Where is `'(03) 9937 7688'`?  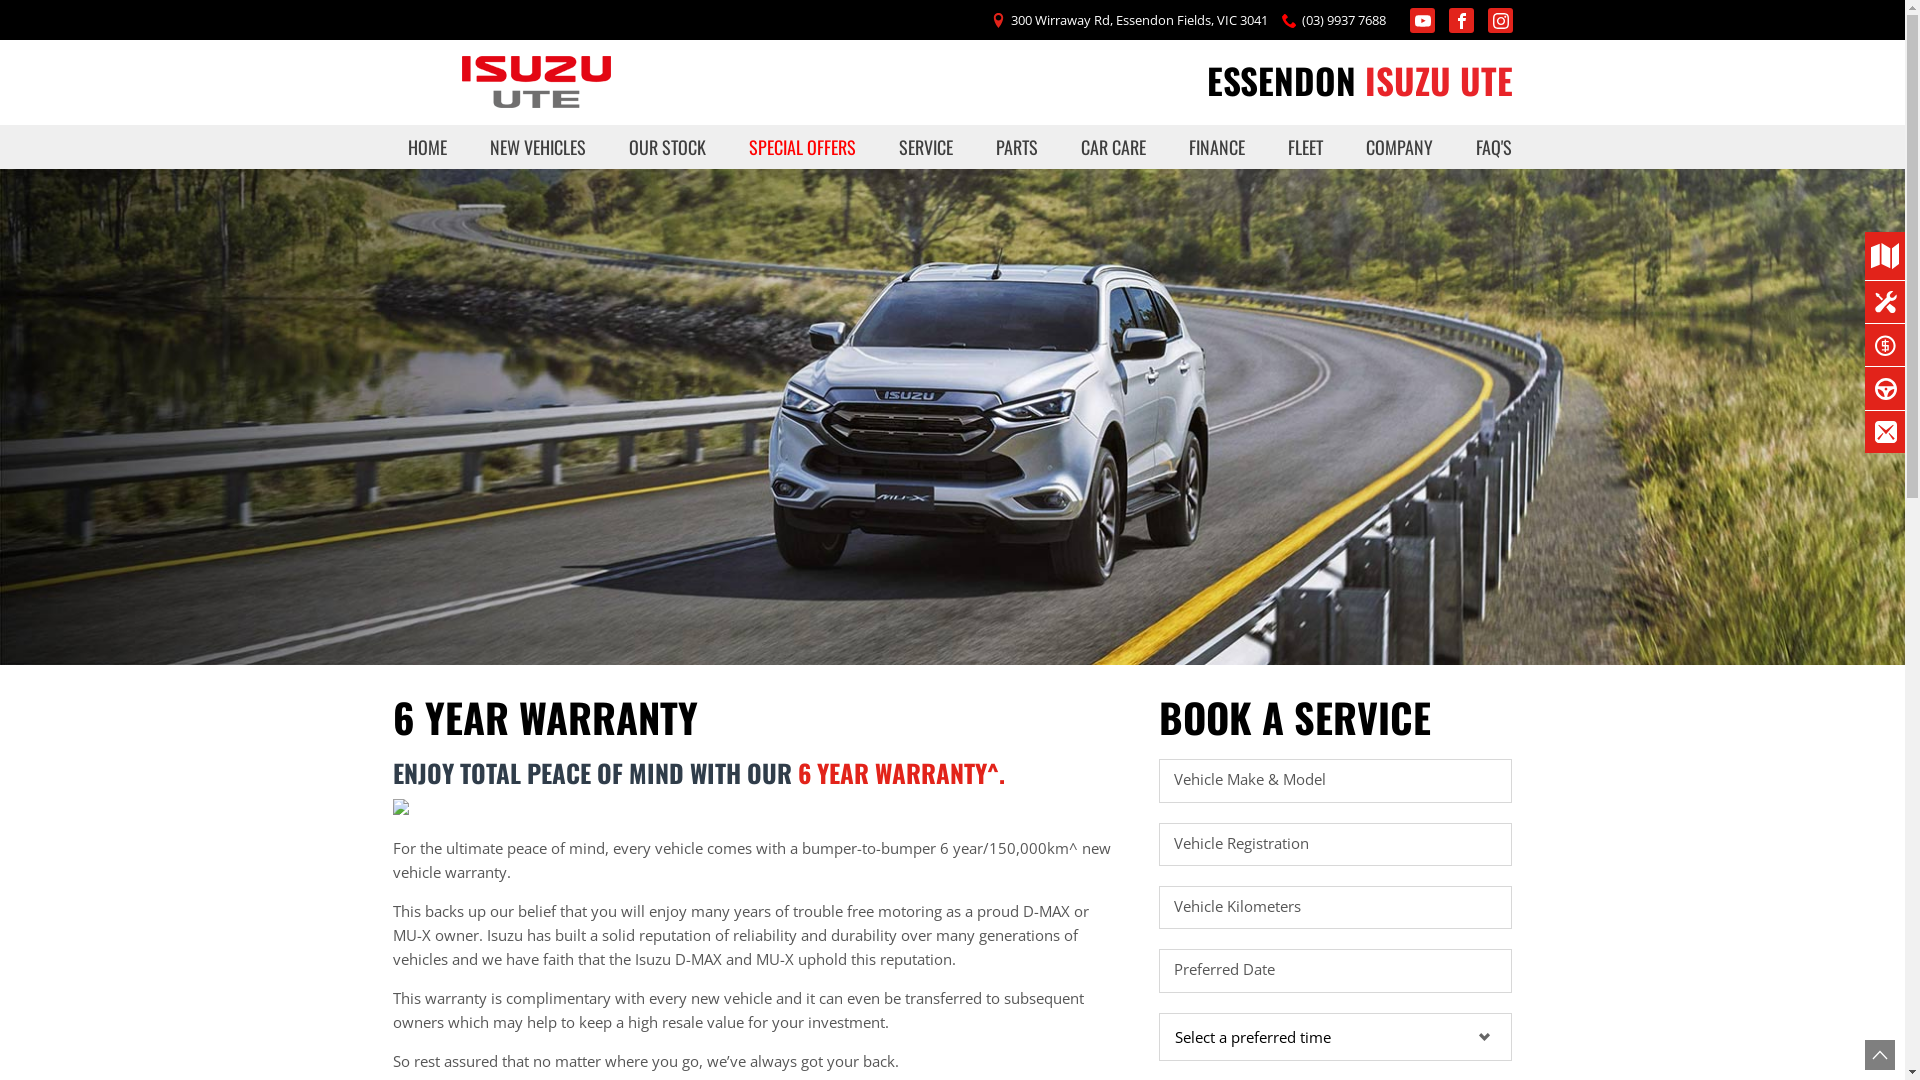 '(03) 9937 7688' is located at coordinates (1344, 20).